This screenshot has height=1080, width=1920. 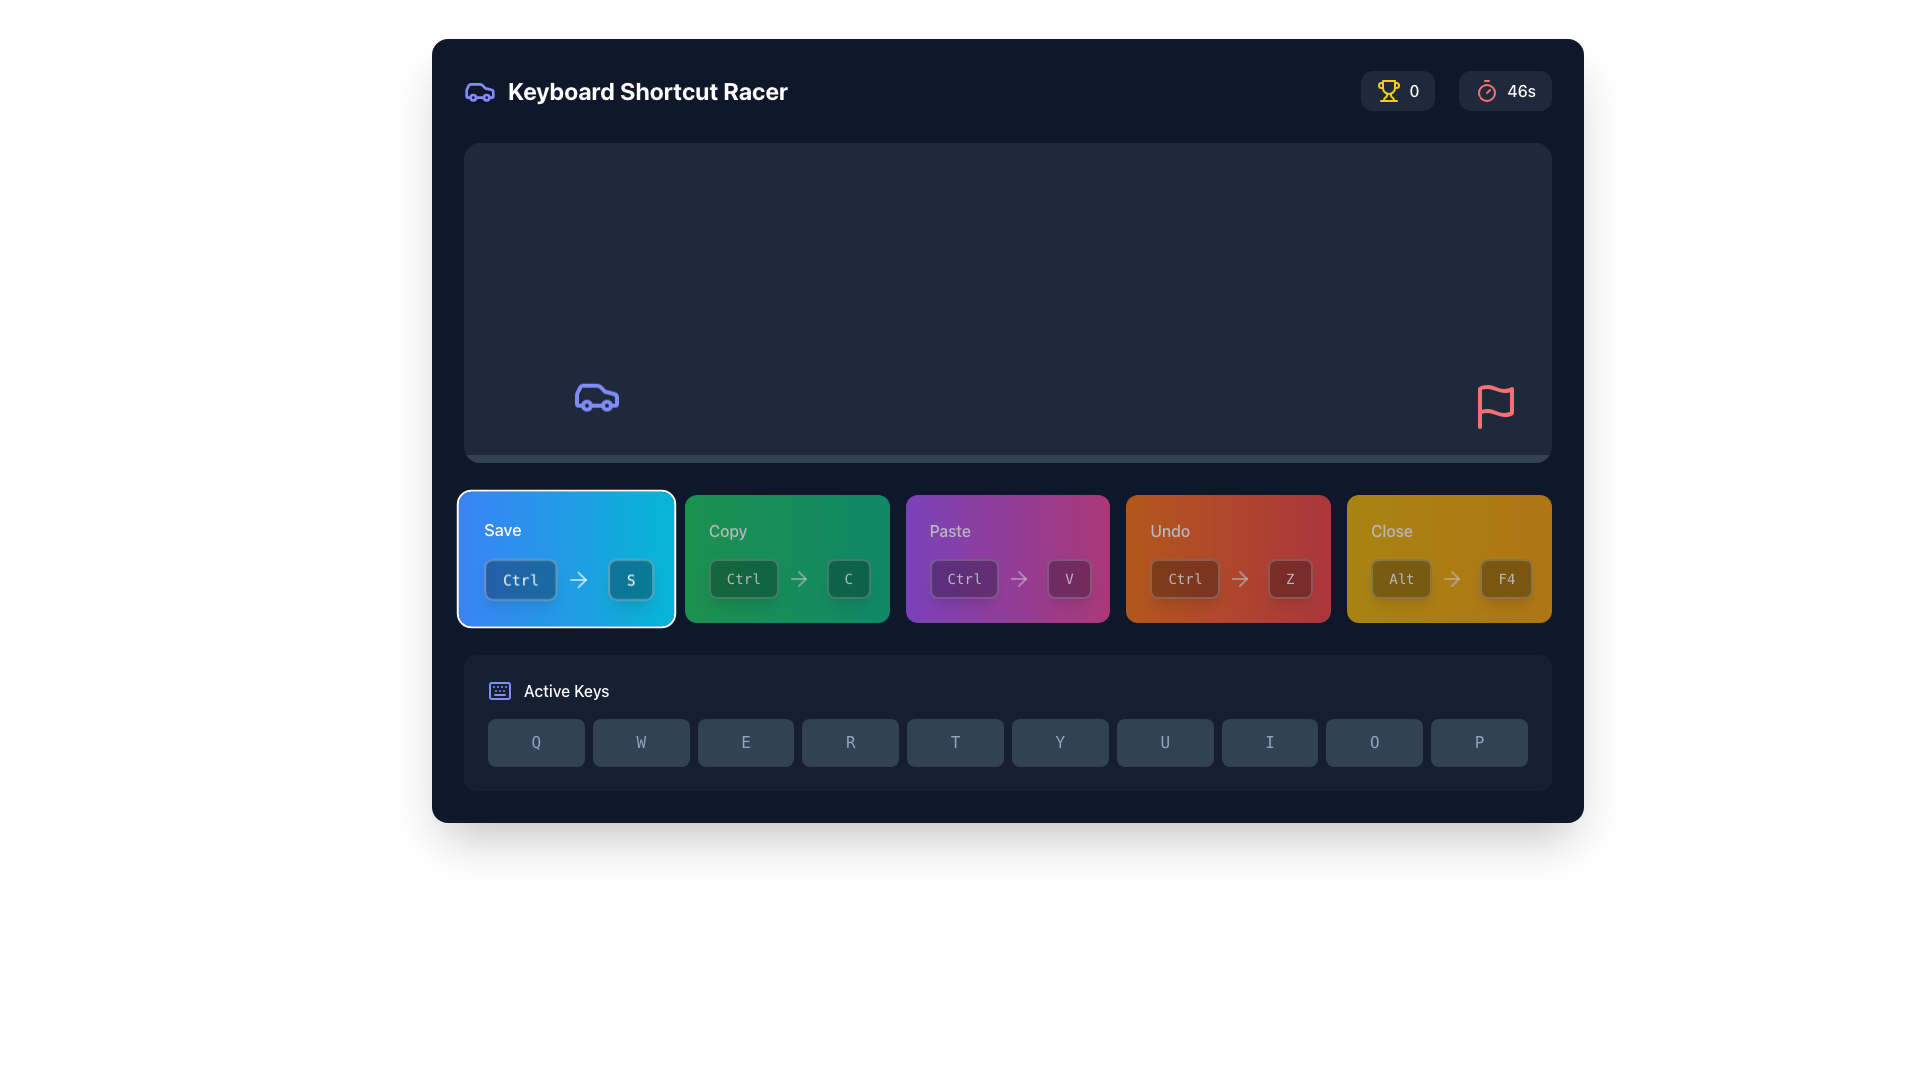 I want to click on the text label displaying 'Paste', which is styled in bold white font on a purple background, located in the bottom section of the interface as the third item in a row of buttons, so click(x=949, y=530).